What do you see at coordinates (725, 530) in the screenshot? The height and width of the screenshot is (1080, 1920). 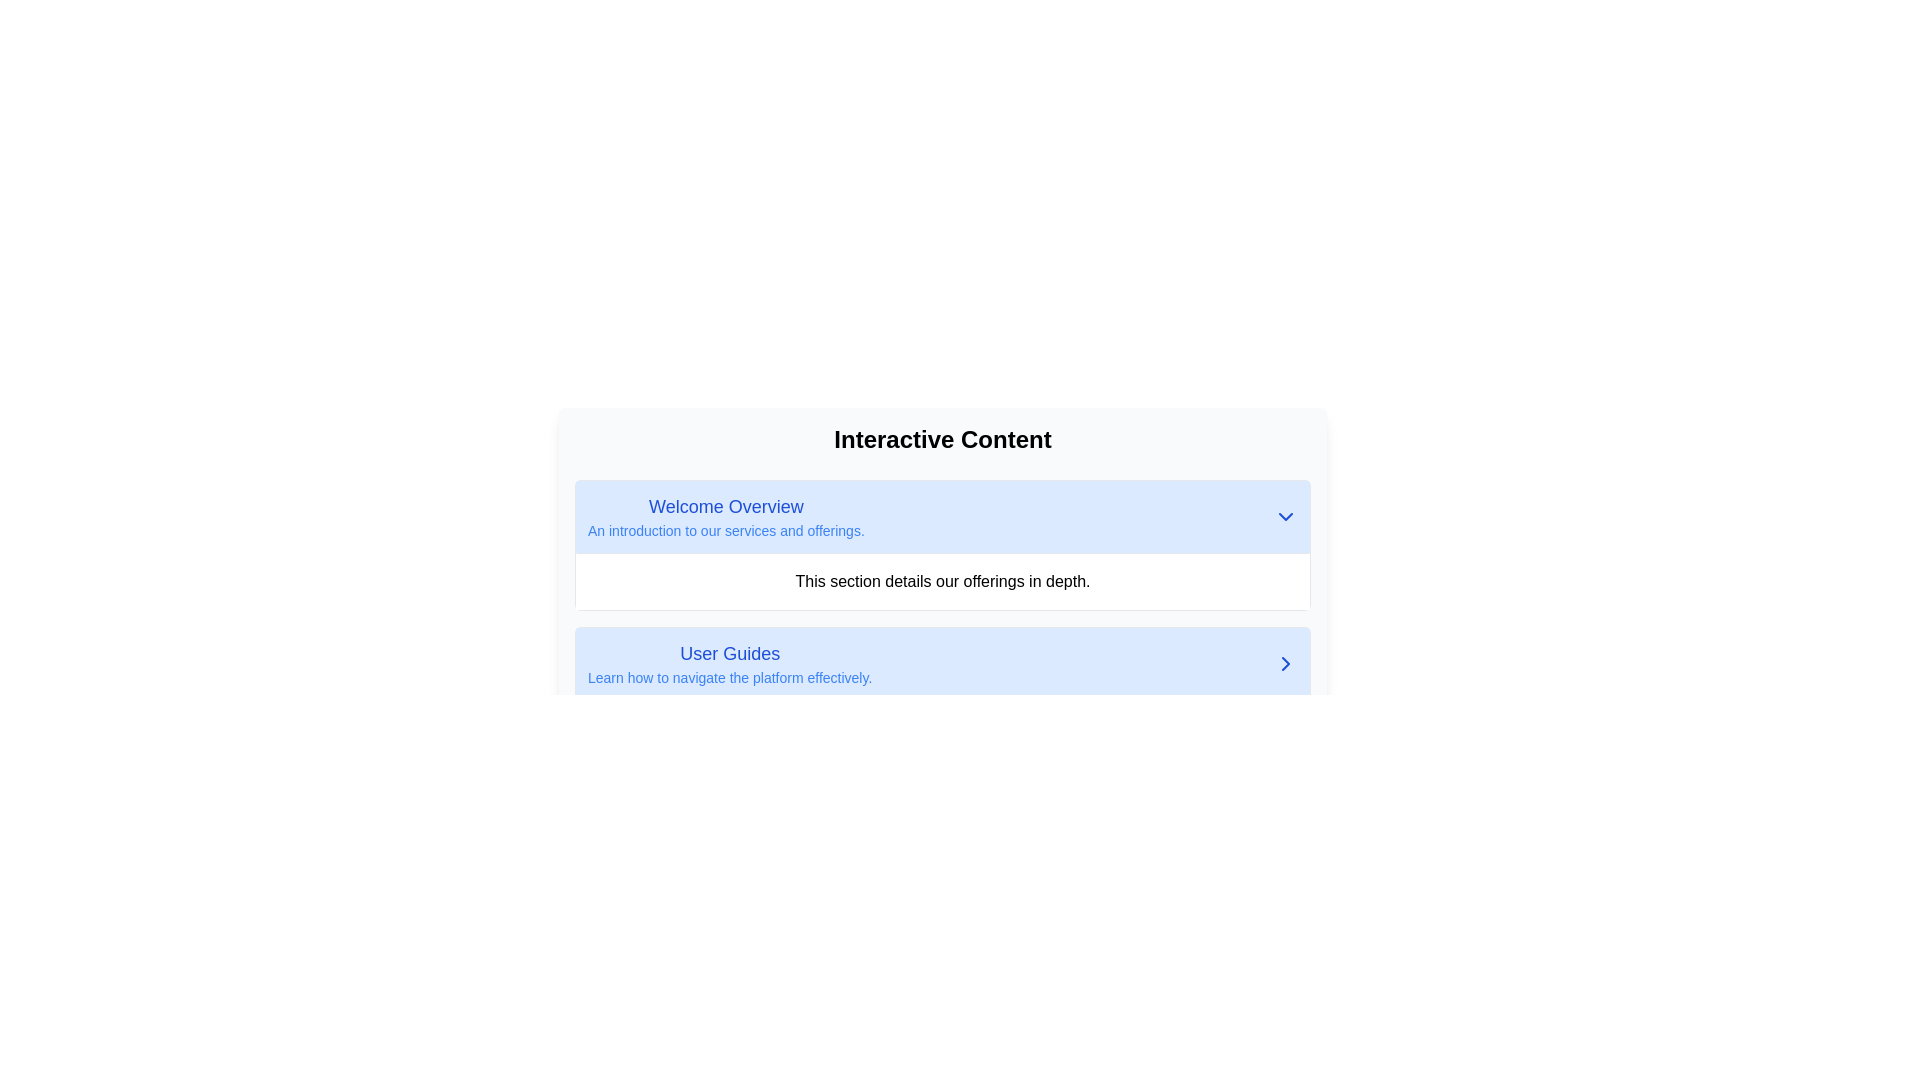 I see `the informational text label that provides a contextual description related to the 'Welcome Overview' section, positioned below the larger 'Welcome Overview' text` at bounding box center [725, 530].